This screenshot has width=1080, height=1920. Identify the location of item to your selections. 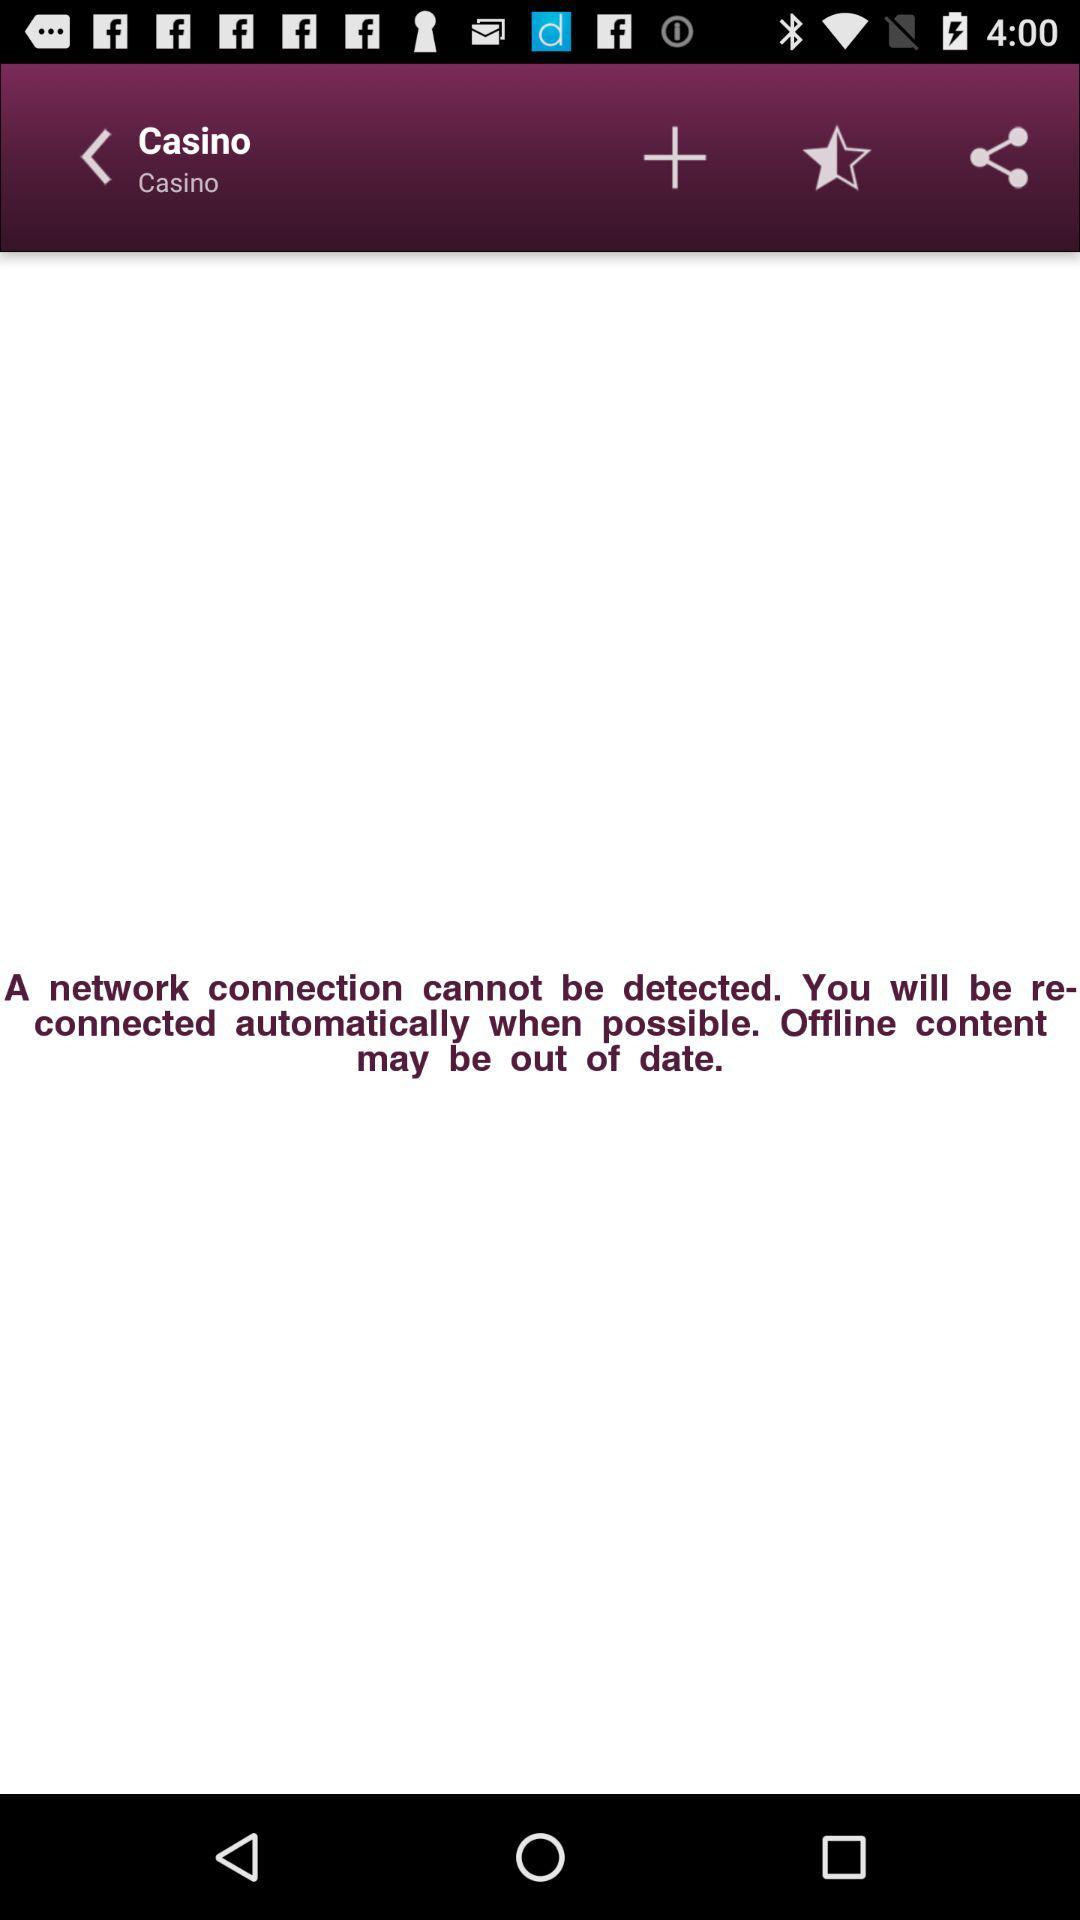
(675, 156).